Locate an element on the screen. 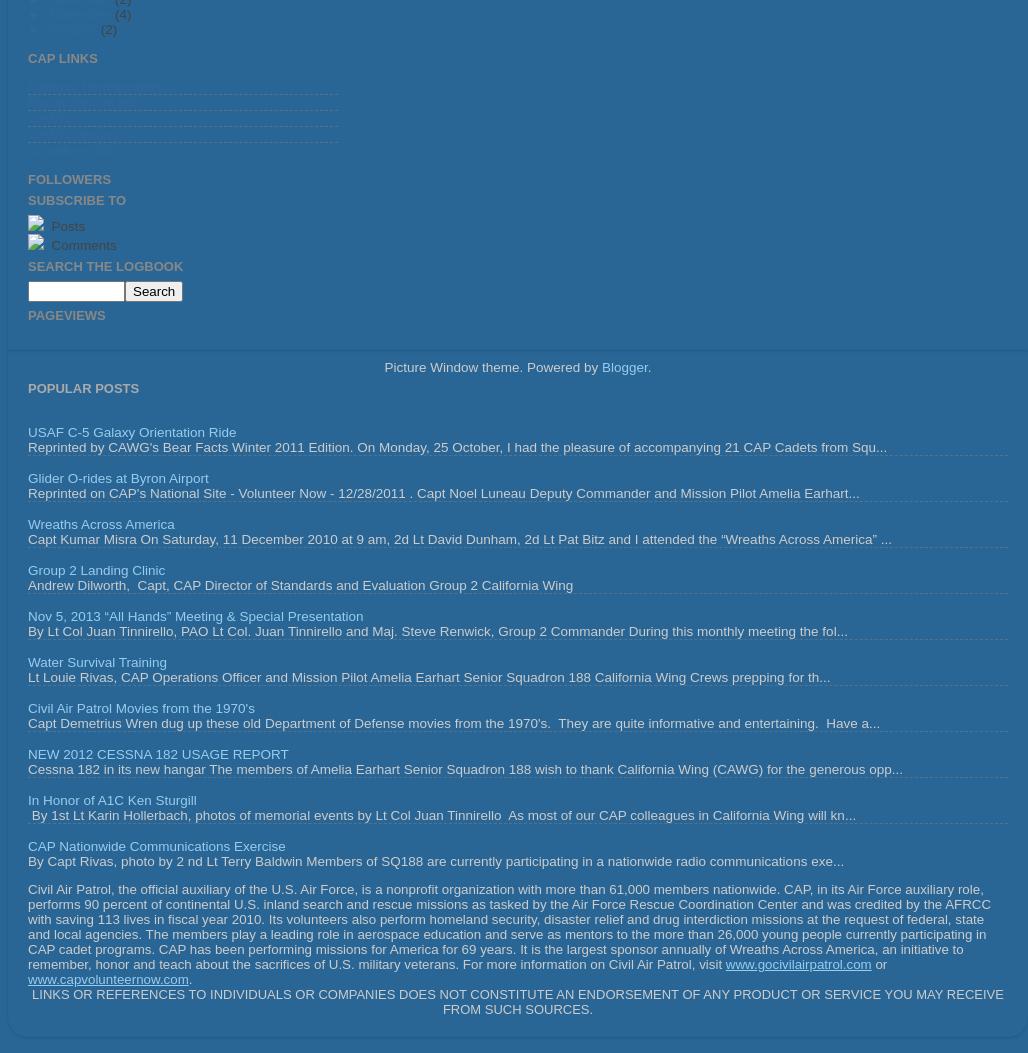 The width and height of the screenshot is (1028, 1053). 'Pageviews' is located at coordinates (65, 315).